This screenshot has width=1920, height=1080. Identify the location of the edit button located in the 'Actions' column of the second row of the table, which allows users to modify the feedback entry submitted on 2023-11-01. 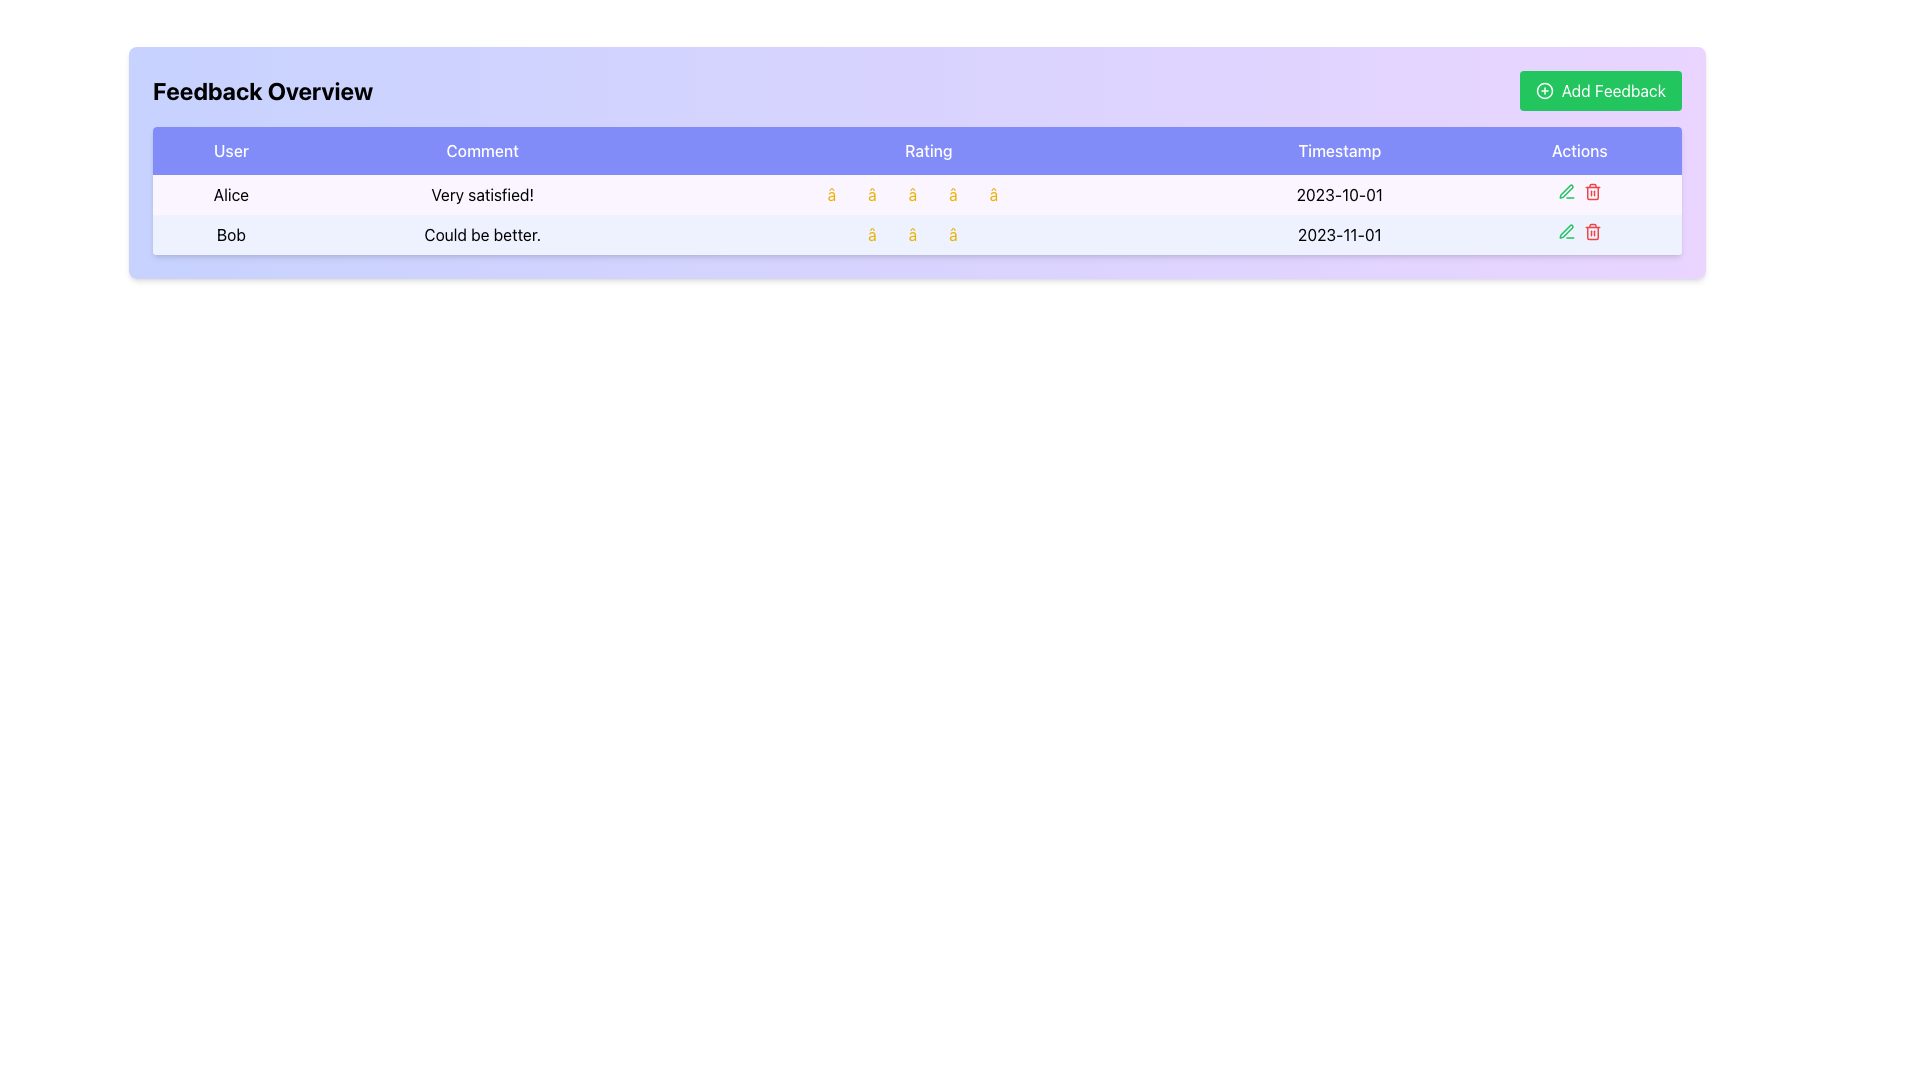
(1565, 192).